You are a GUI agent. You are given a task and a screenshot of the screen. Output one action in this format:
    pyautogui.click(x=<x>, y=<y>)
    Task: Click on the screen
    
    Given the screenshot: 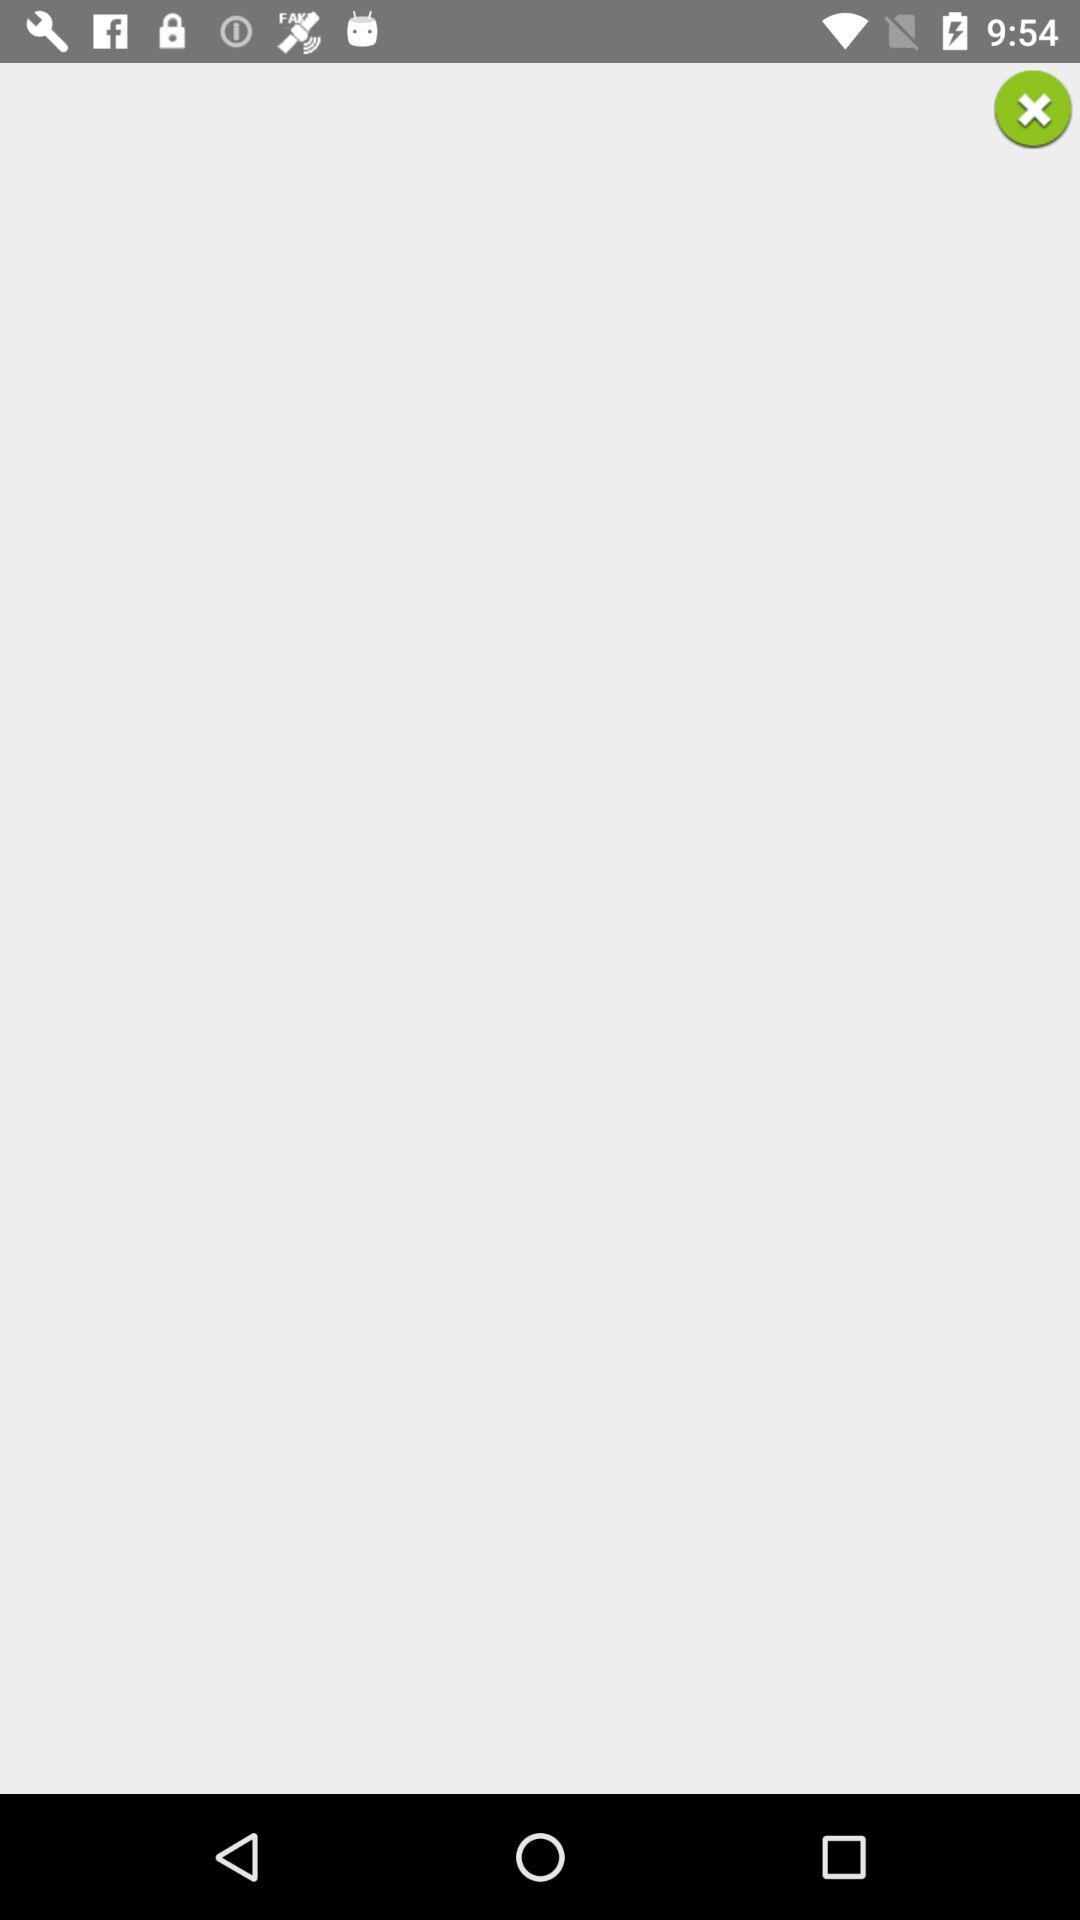 What is the action you would take?
    pyautogui.click(x=1033, y=108)
    